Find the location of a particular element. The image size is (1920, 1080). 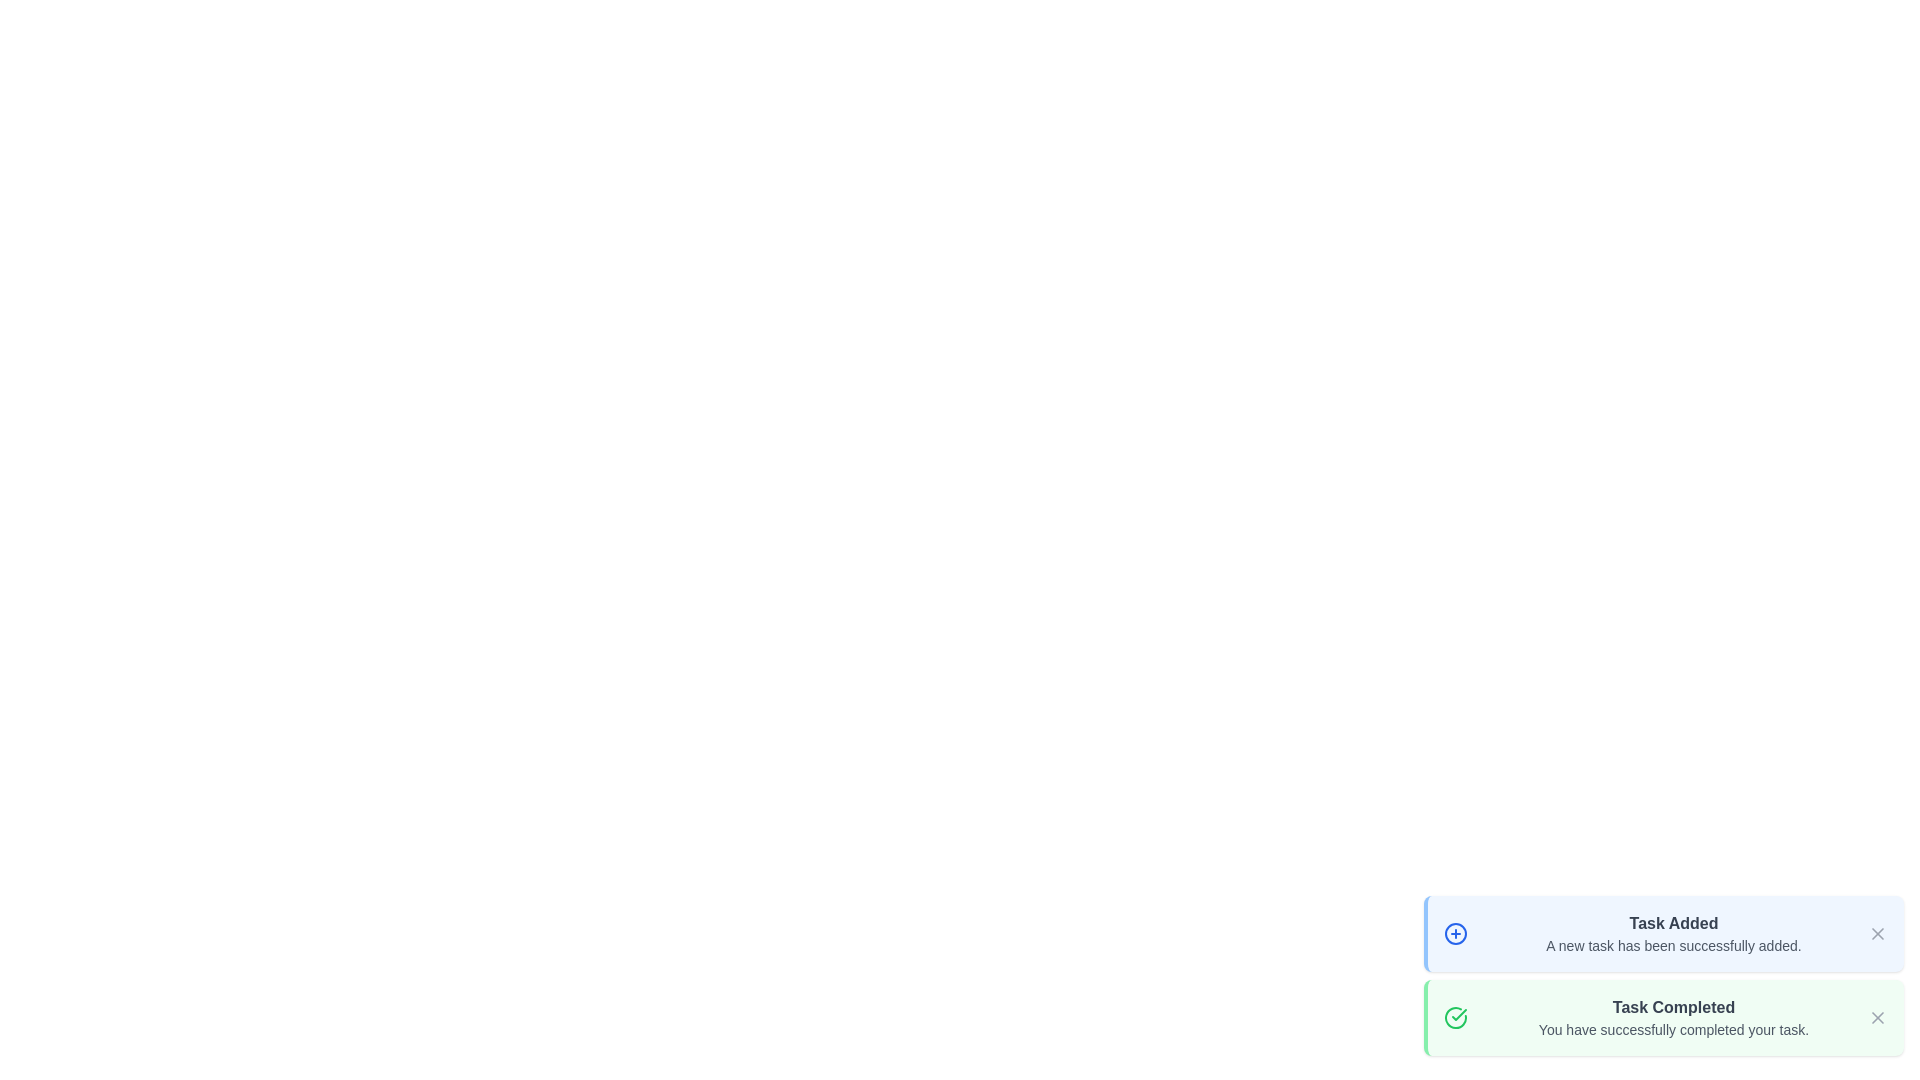

the notification panel element Task Added notification to interact with it is located at coordinates (1664, 933).